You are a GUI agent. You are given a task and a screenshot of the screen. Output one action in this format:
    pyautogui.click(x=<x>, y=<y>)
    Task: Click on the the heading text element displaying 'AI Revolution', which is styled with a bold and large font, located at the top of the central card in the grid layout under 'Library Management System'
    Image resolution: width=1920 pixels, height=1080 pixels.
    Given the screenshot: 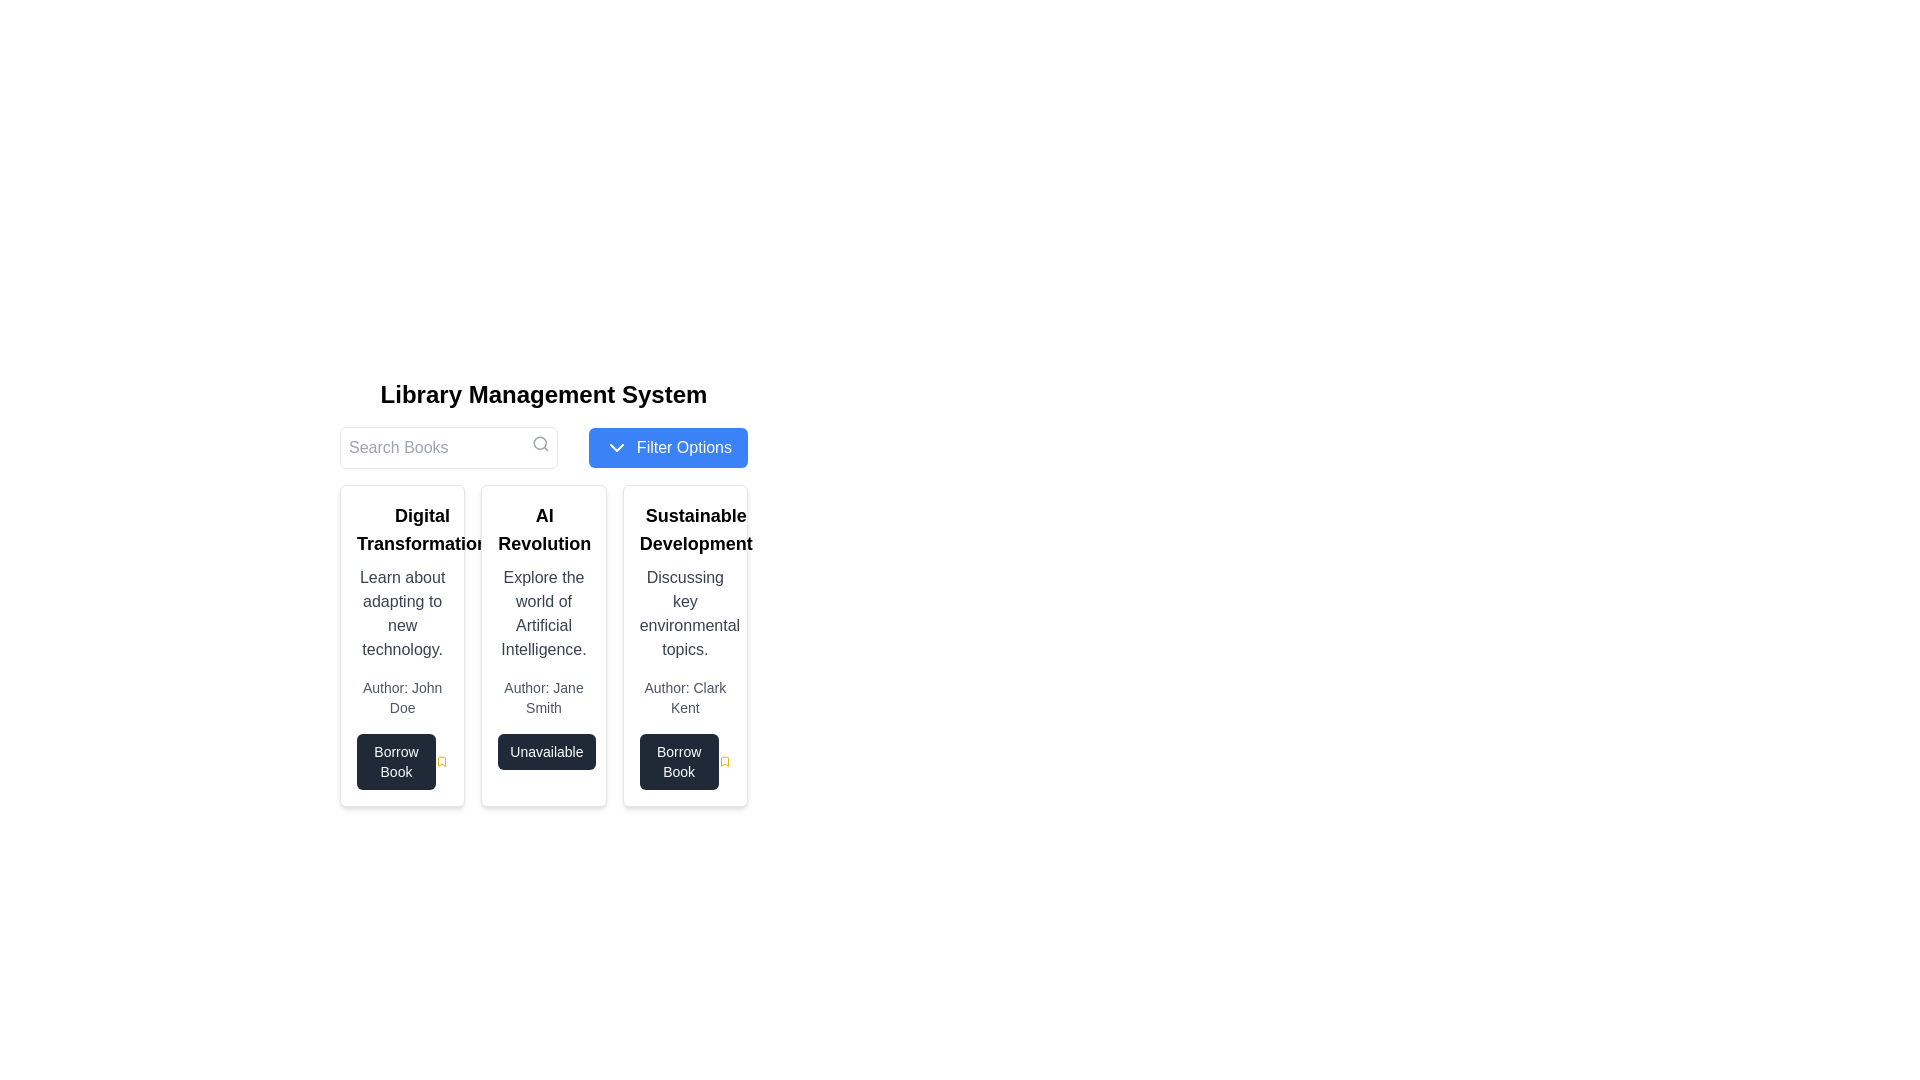 What is the action you would take?
    pyautogui.click(x=544, y=528)
    